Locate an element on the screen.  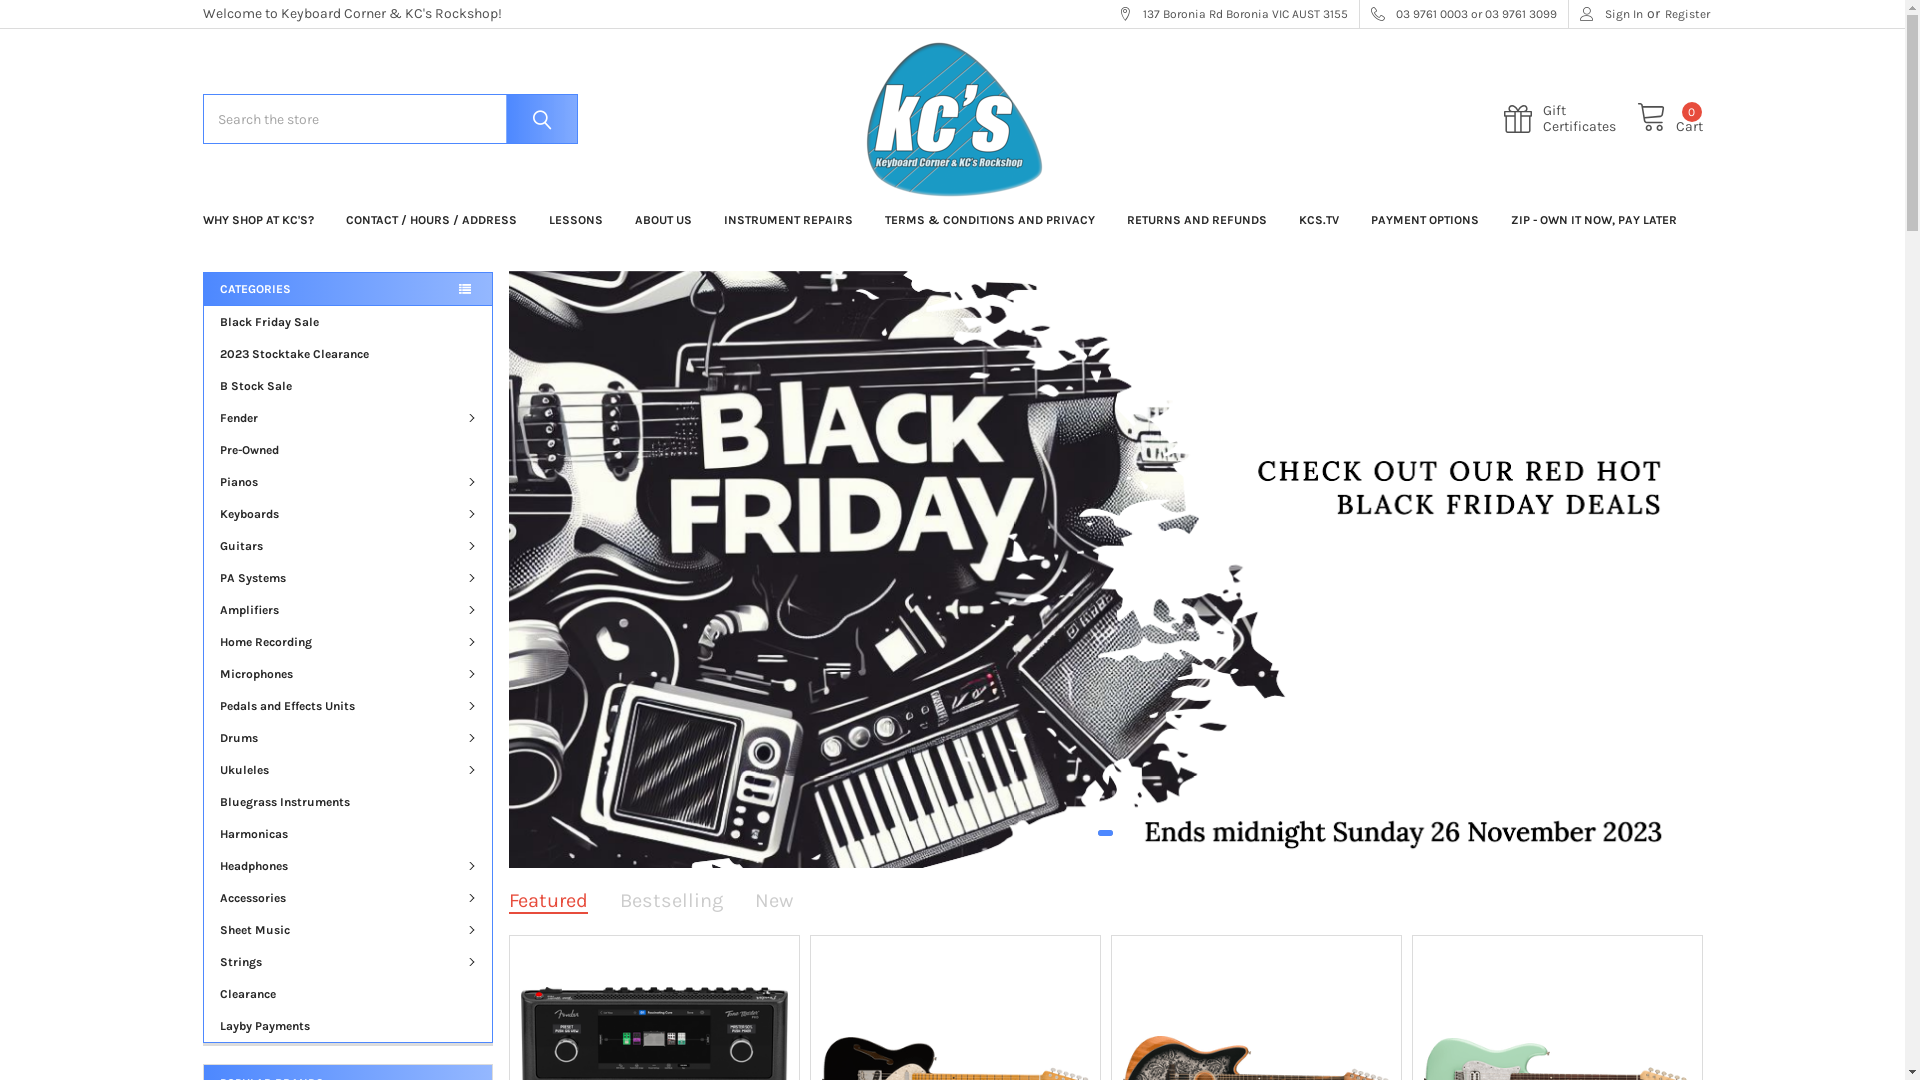
'Search' is located at coordinates (537, 119).